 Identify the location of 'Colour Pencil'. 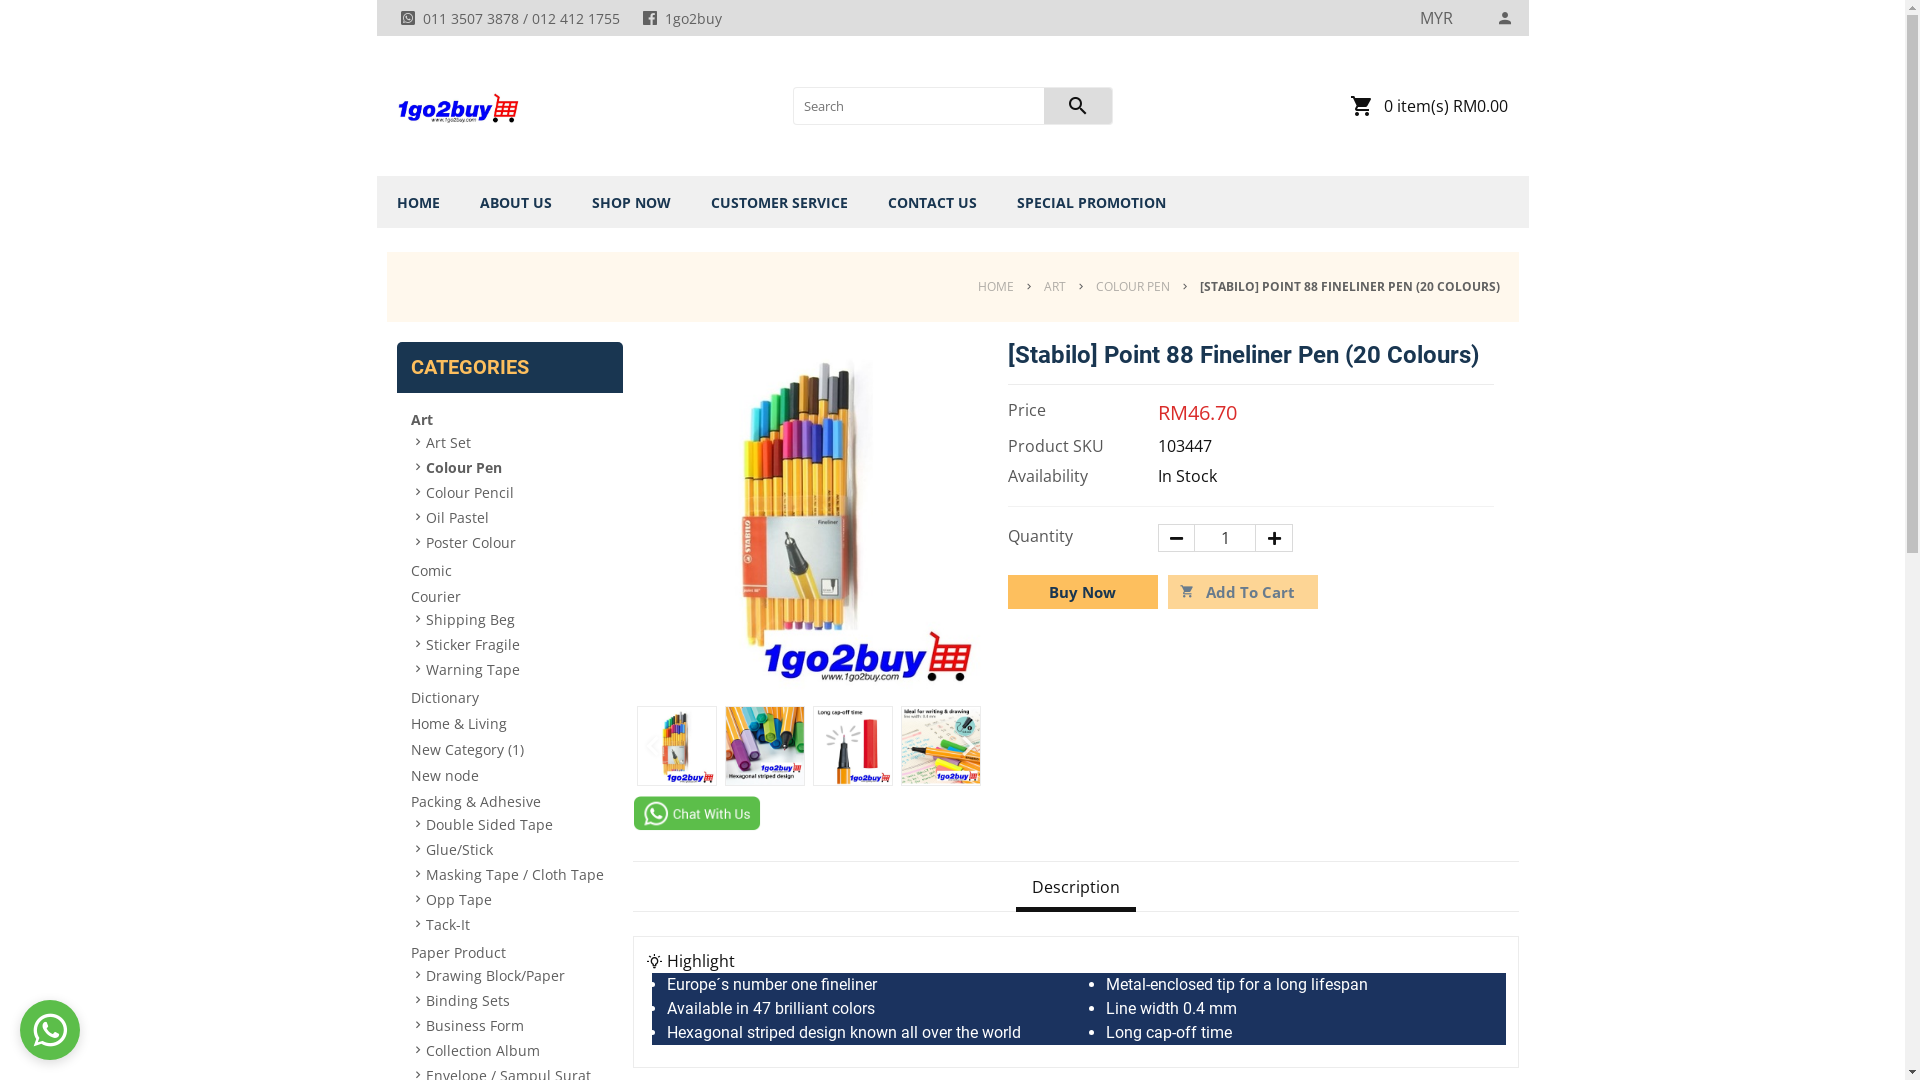
(425, 492).